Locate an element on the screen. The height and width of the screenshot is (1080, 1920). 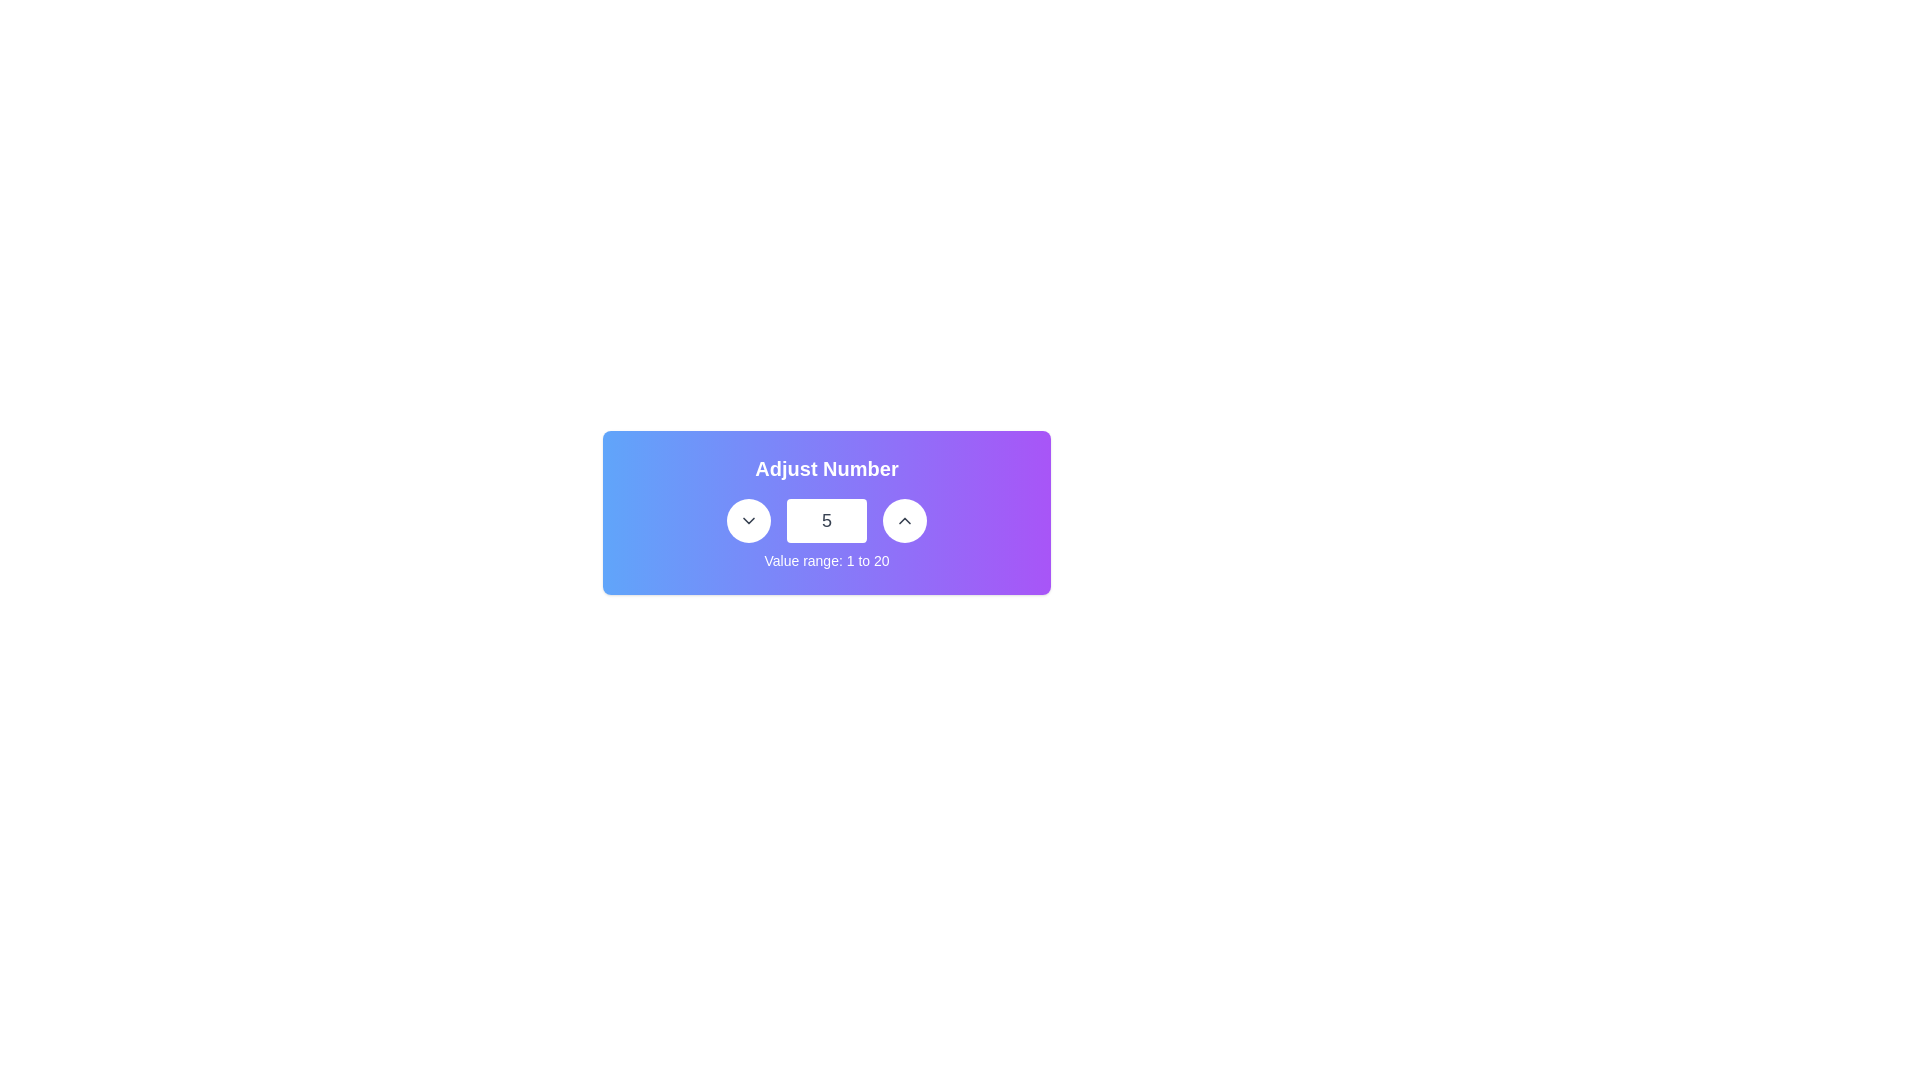
the increment button located to the right of the numeric display box to increment the value by one is located at coordinates (904, 519).